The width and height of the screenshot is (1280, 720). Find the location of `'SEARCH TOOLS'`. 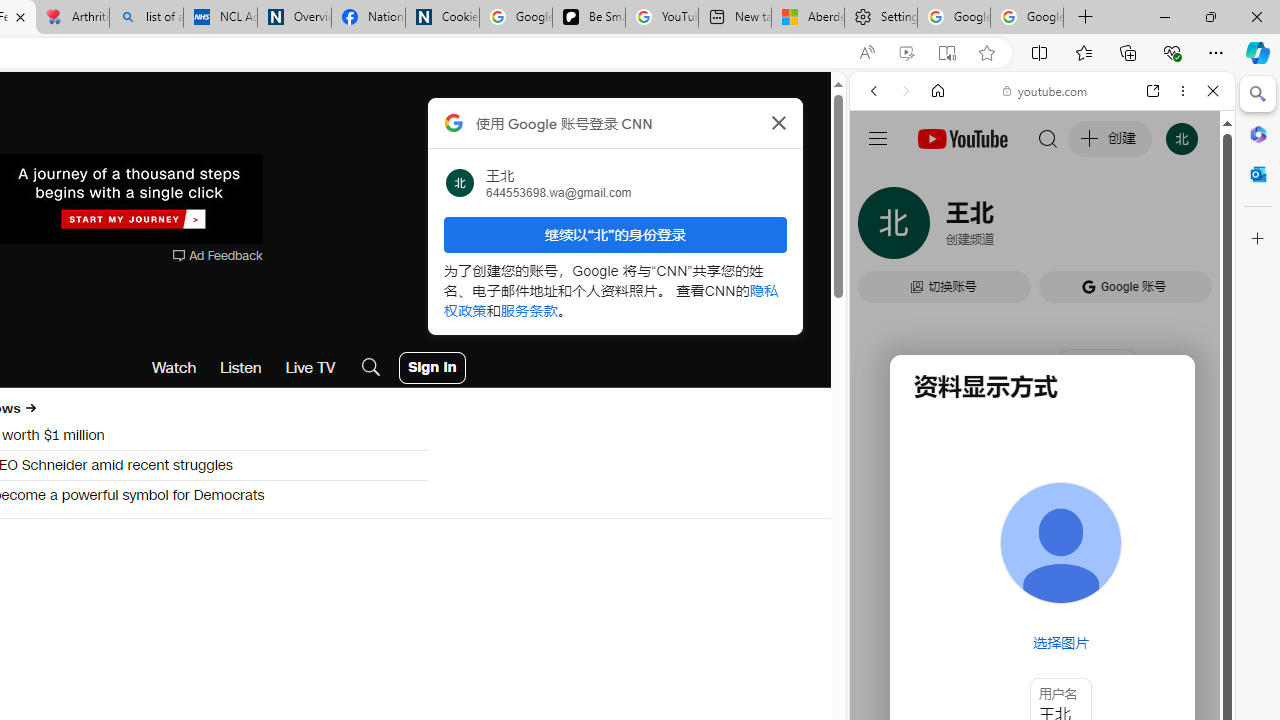

'SEARCH TOOLS' is located at coordinates (1092, 227).